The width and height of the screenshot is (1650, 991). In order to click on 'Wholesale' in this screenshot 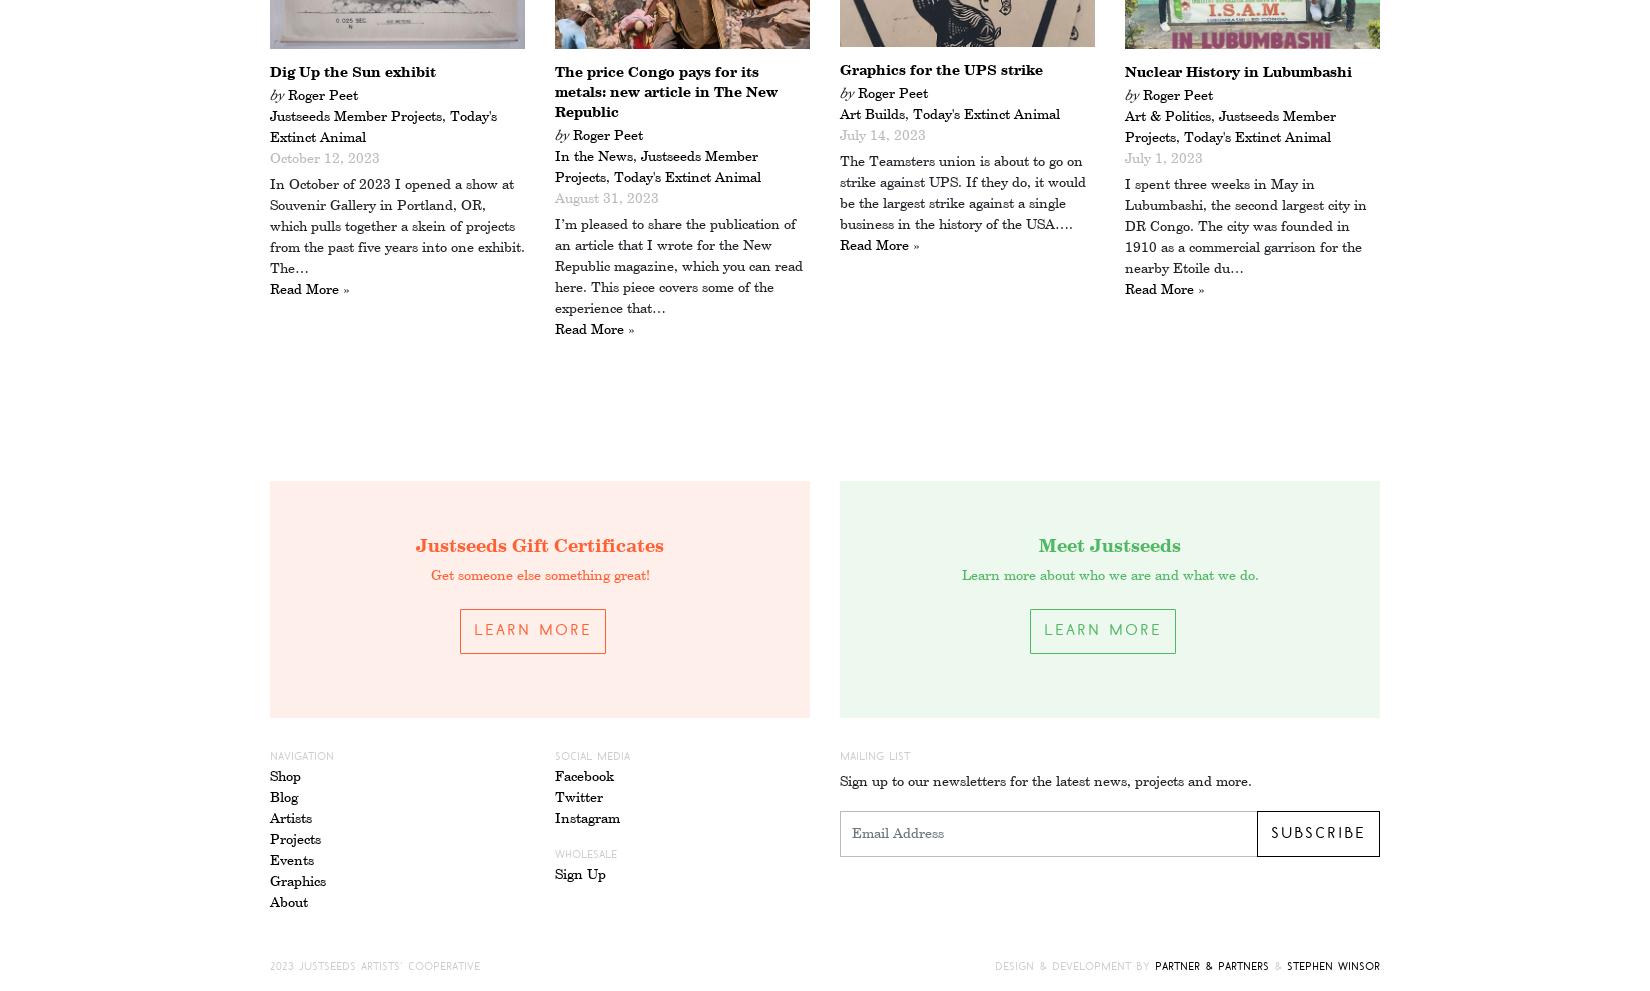, I will do `click(585, 853)`.